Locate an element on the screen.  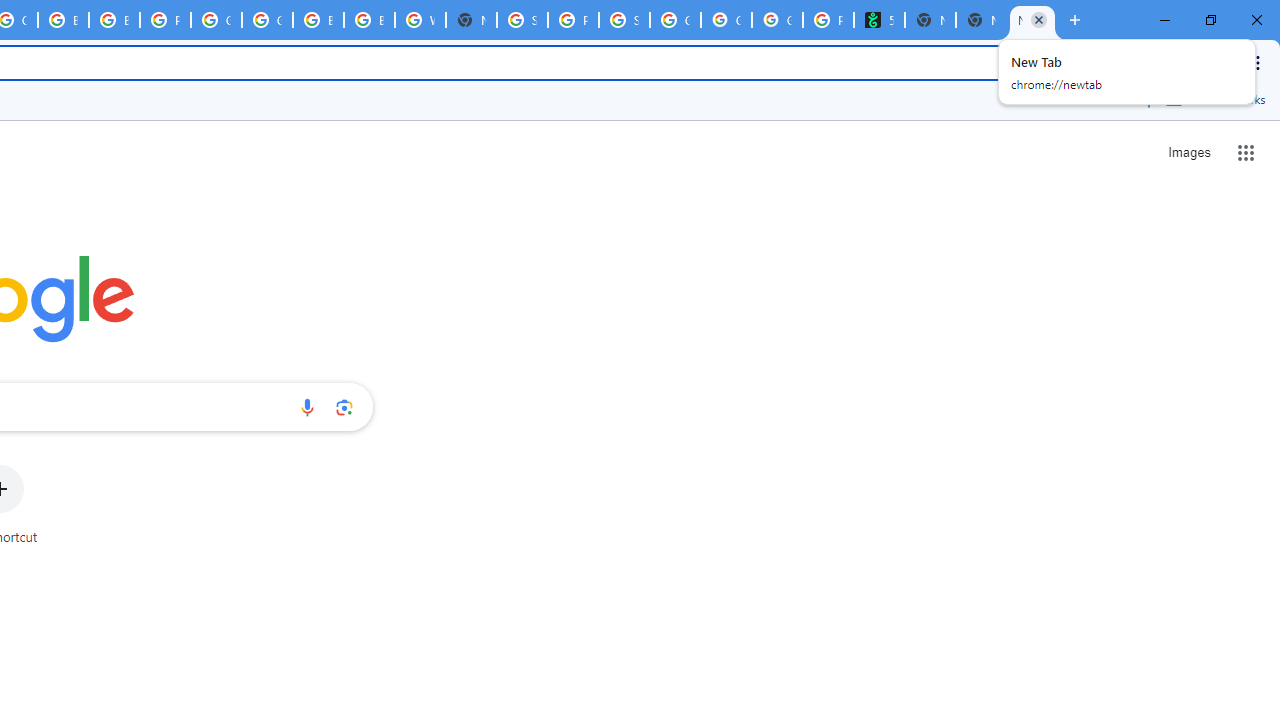
'Search by voice' is located at coordinates (306, 406).